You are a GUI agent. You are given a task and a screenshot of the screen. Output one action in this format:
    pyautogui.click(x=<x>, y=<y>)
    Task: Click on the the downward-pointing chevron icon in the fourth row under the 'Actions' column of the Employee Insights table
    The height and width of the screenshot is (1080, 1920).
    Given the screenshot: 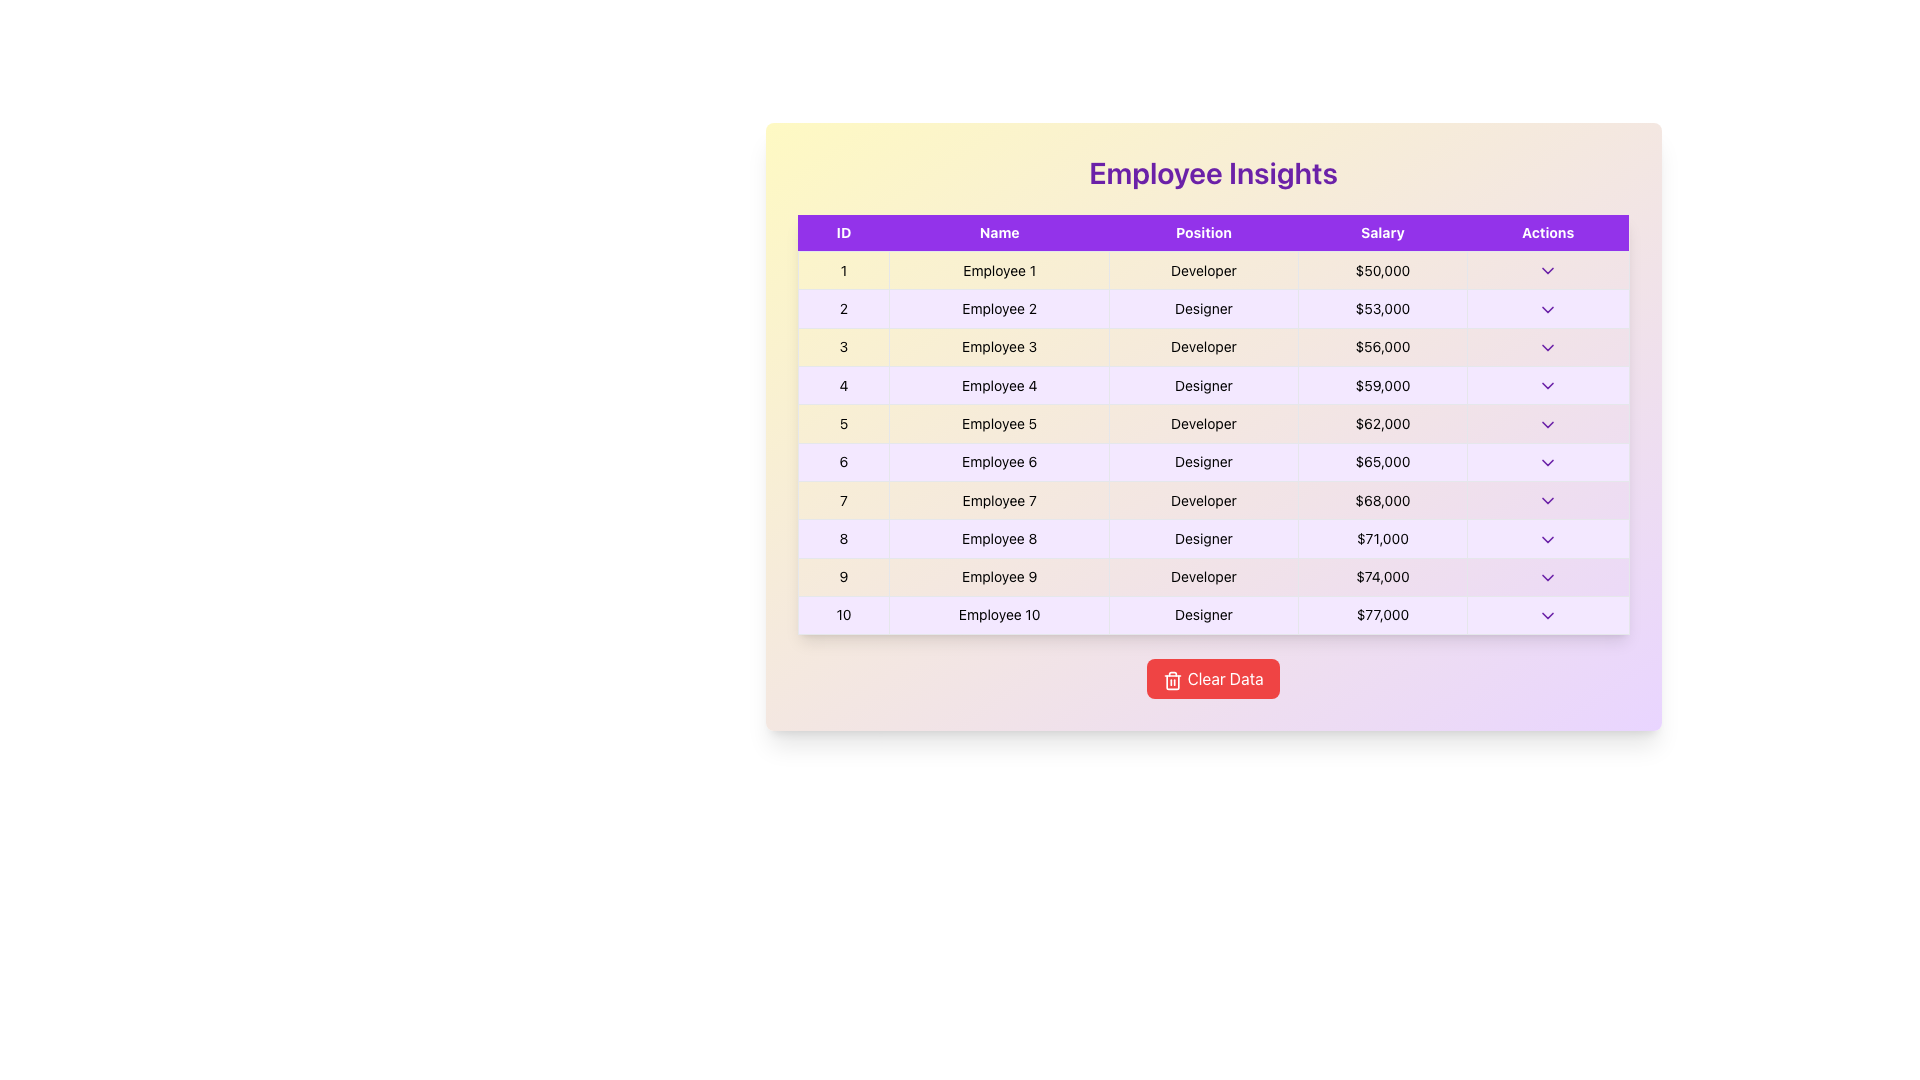 What is the action you would take?
    pyautogui.click(x=1547, y=346)
    